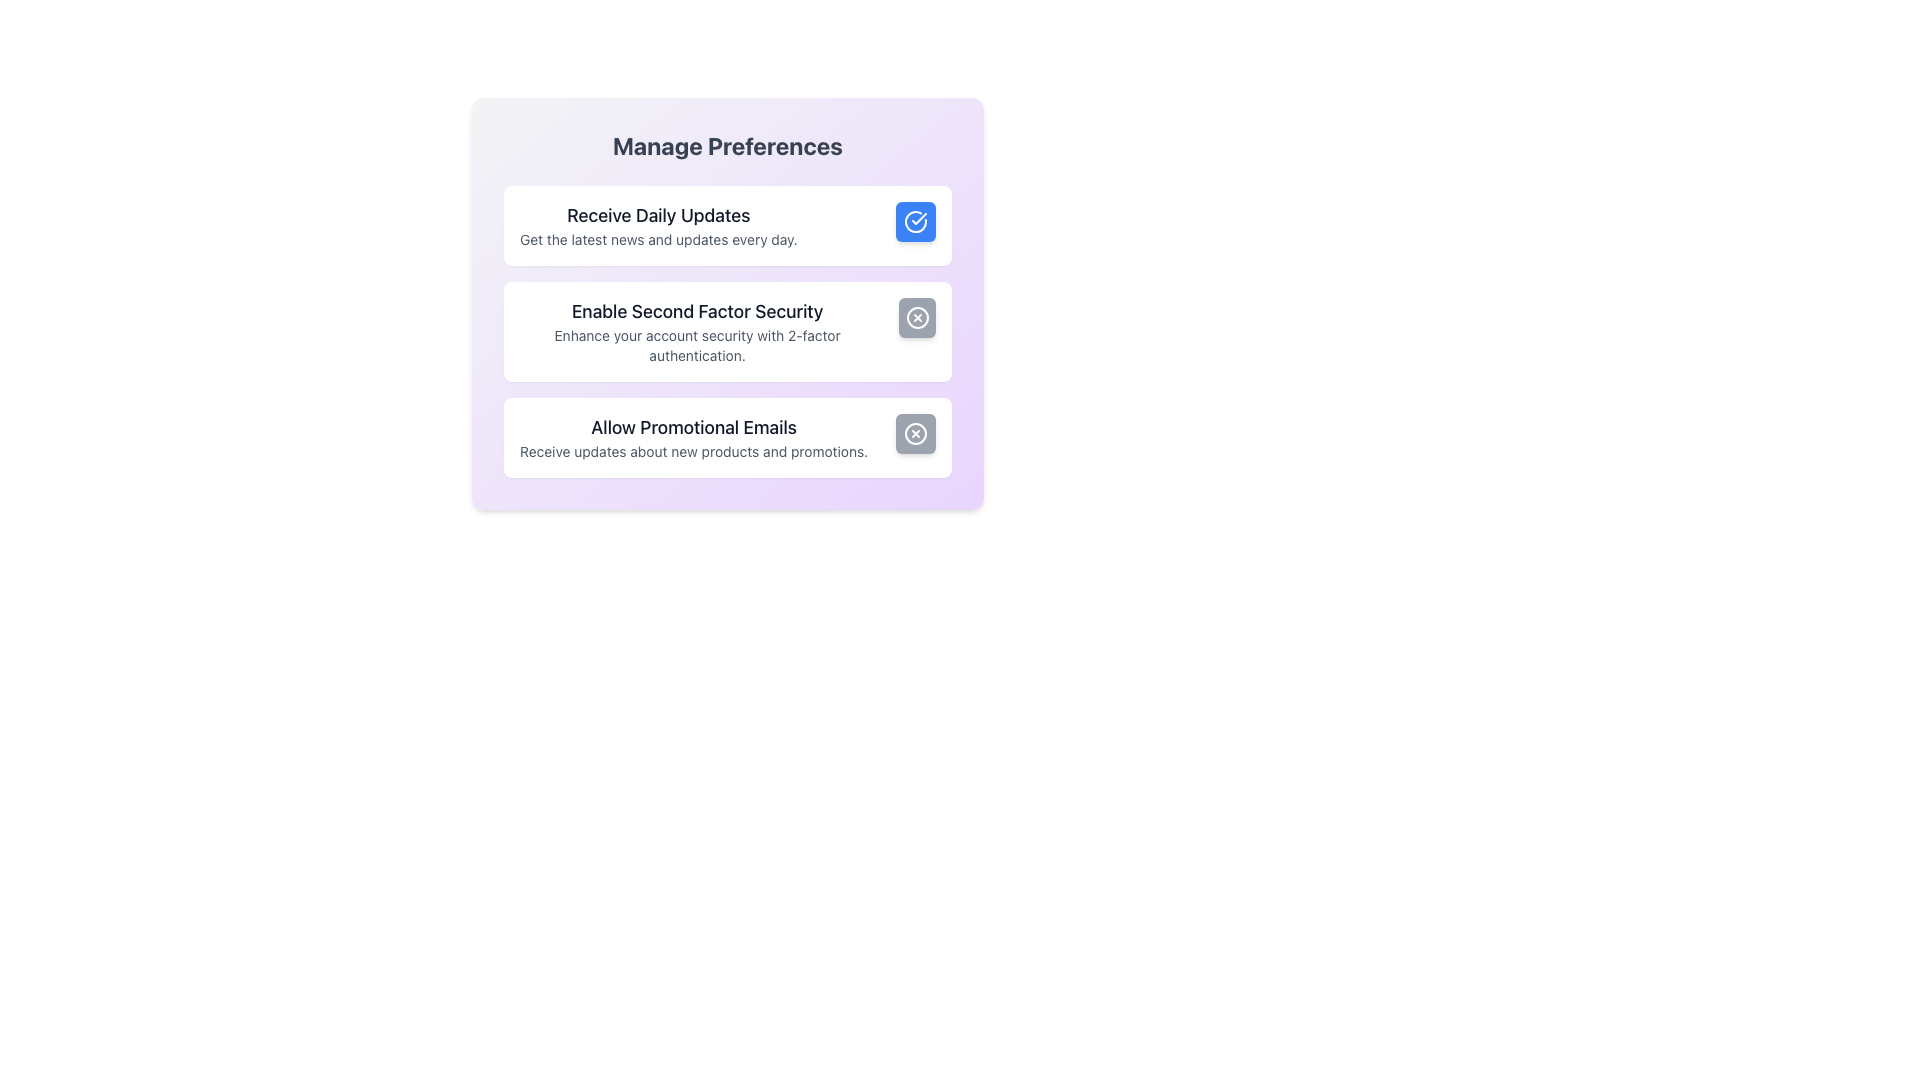 This screenshot has width=1920, height=1080. I want to click on information from the interactive card titled 'Receive Daily Updates' which is located in the 'Manage Preferences' section, positioned at the top of the stack, so click(727, 225).